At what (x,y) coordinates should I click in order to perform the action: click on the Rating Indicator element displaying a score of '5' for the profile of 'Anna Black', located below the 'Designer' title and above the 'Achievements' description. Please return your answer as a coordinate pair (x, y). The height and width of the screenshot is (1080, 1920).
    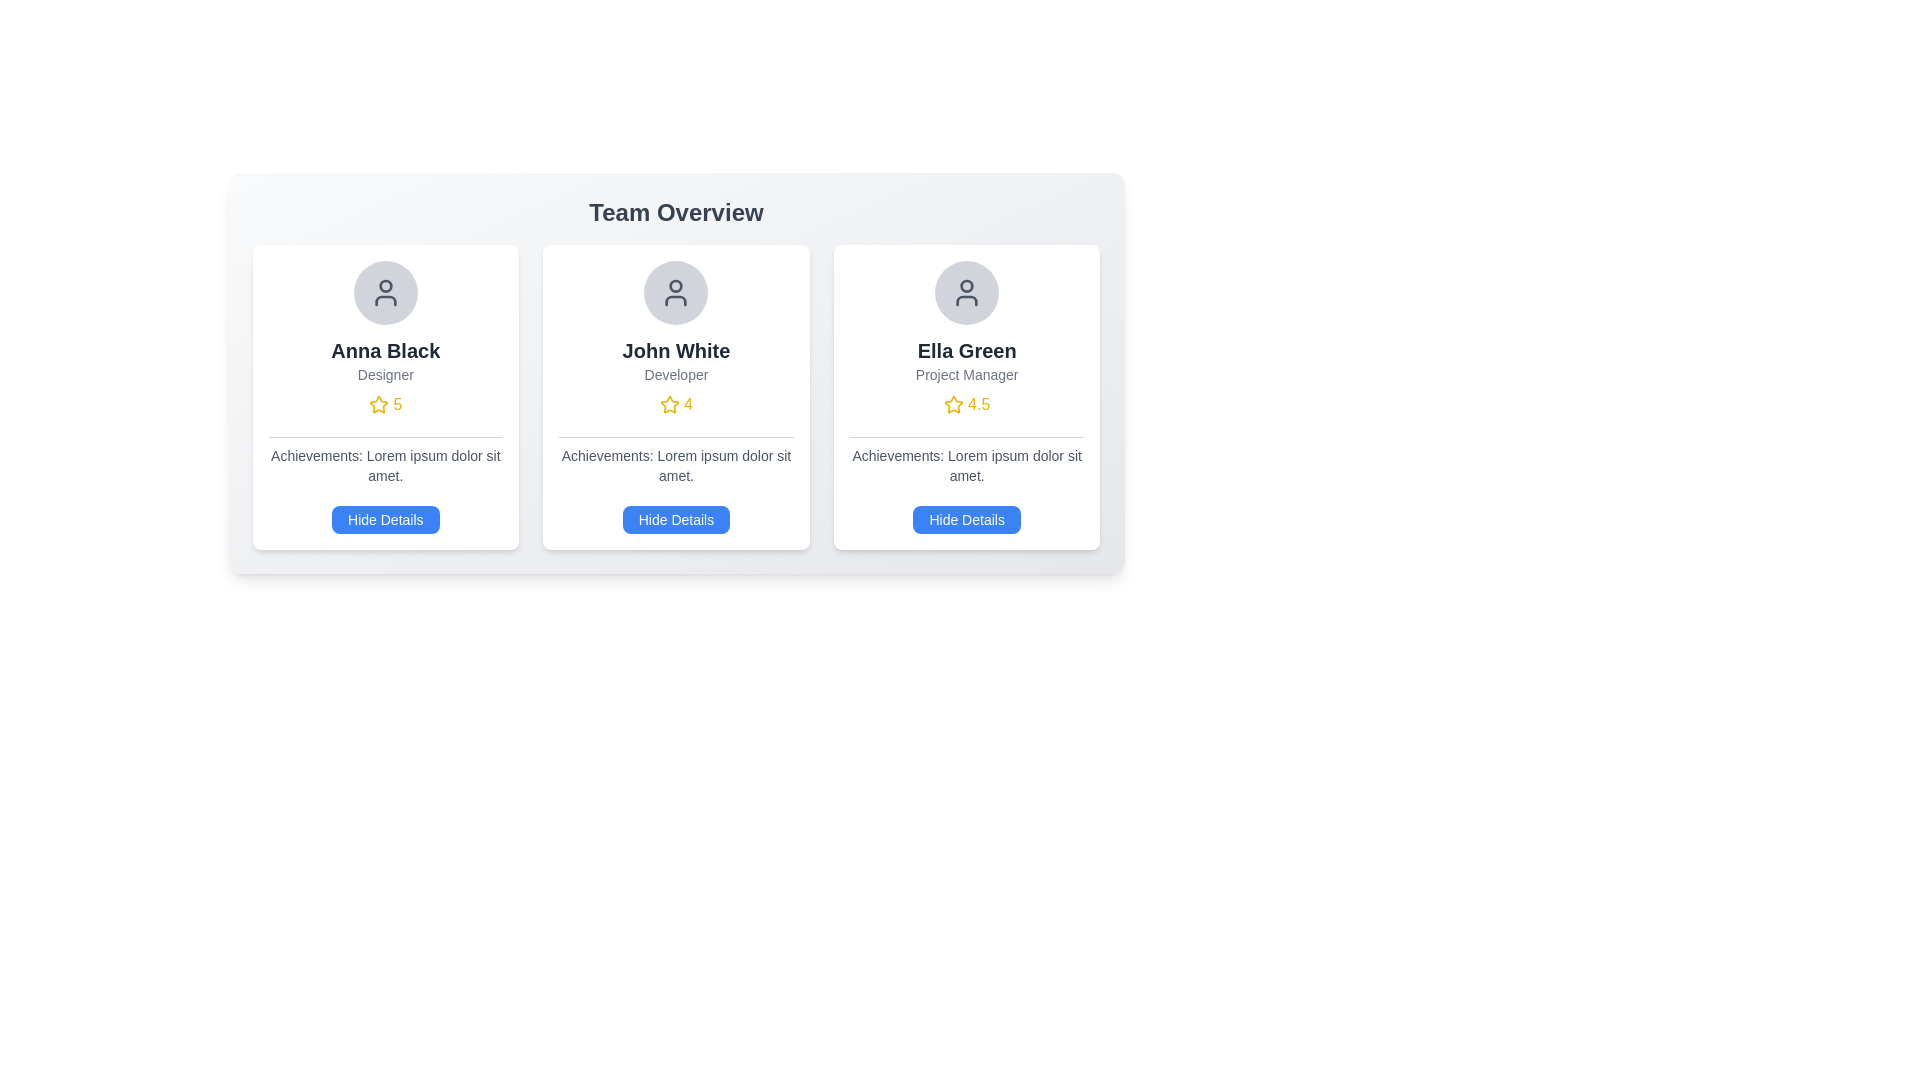
    Looking at the image, I should click on (385, 405).